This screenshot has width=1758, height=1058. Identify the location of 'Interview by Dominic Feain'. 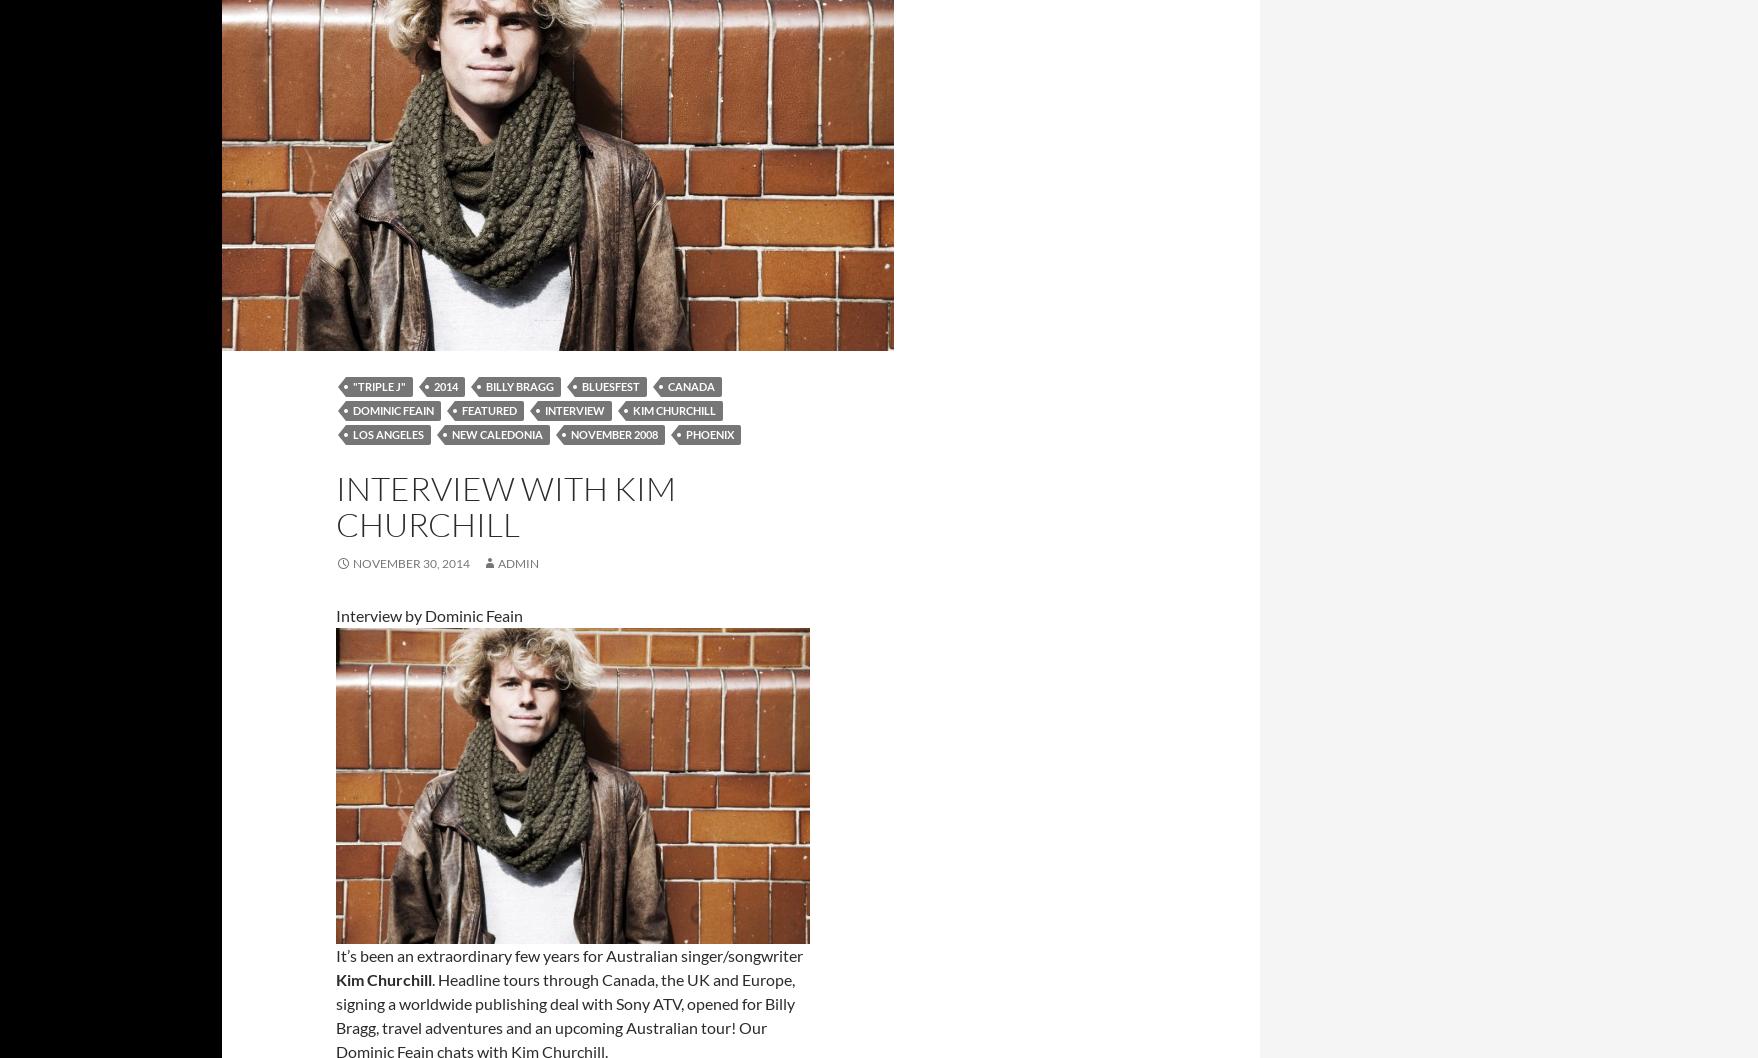
(429, 615).